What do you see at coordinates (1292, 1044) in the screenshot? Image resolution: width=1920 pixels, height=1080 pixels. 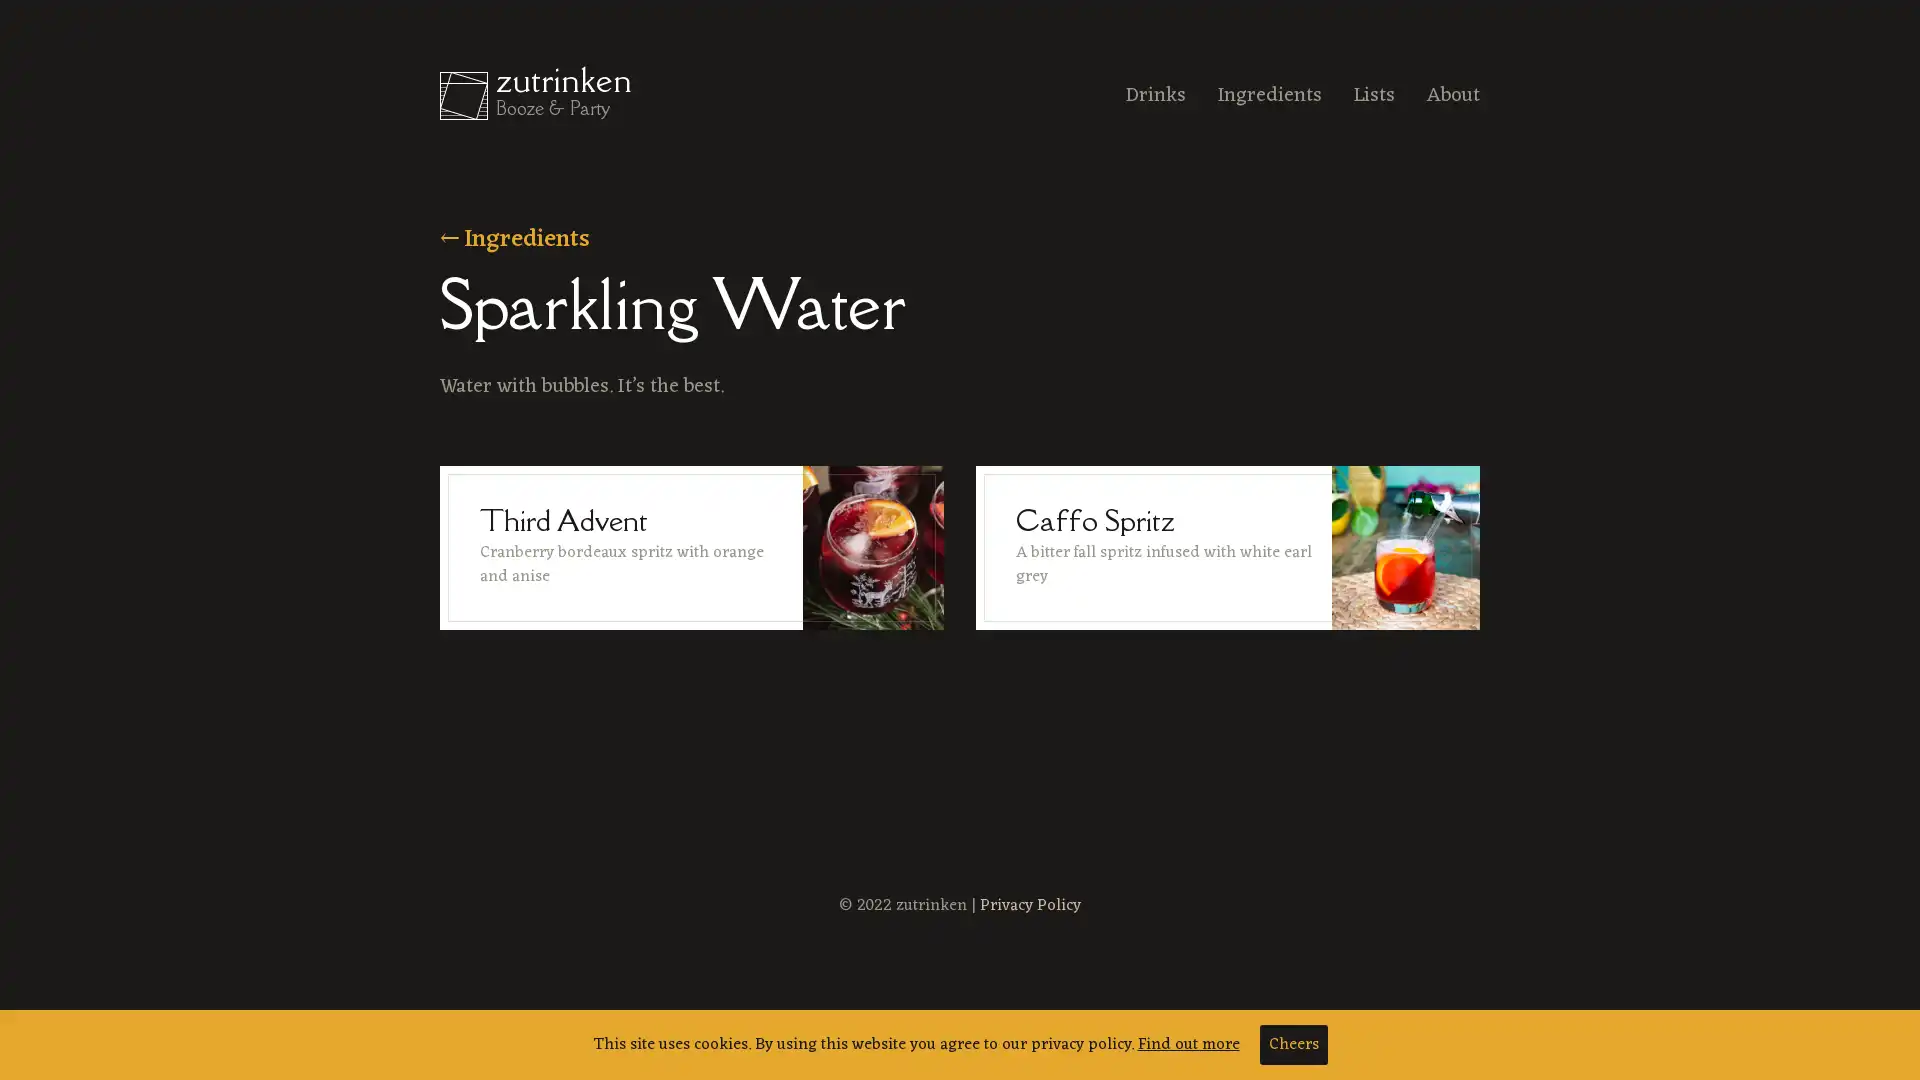 I see `Cheers` at bounding box center [1292, 1044].